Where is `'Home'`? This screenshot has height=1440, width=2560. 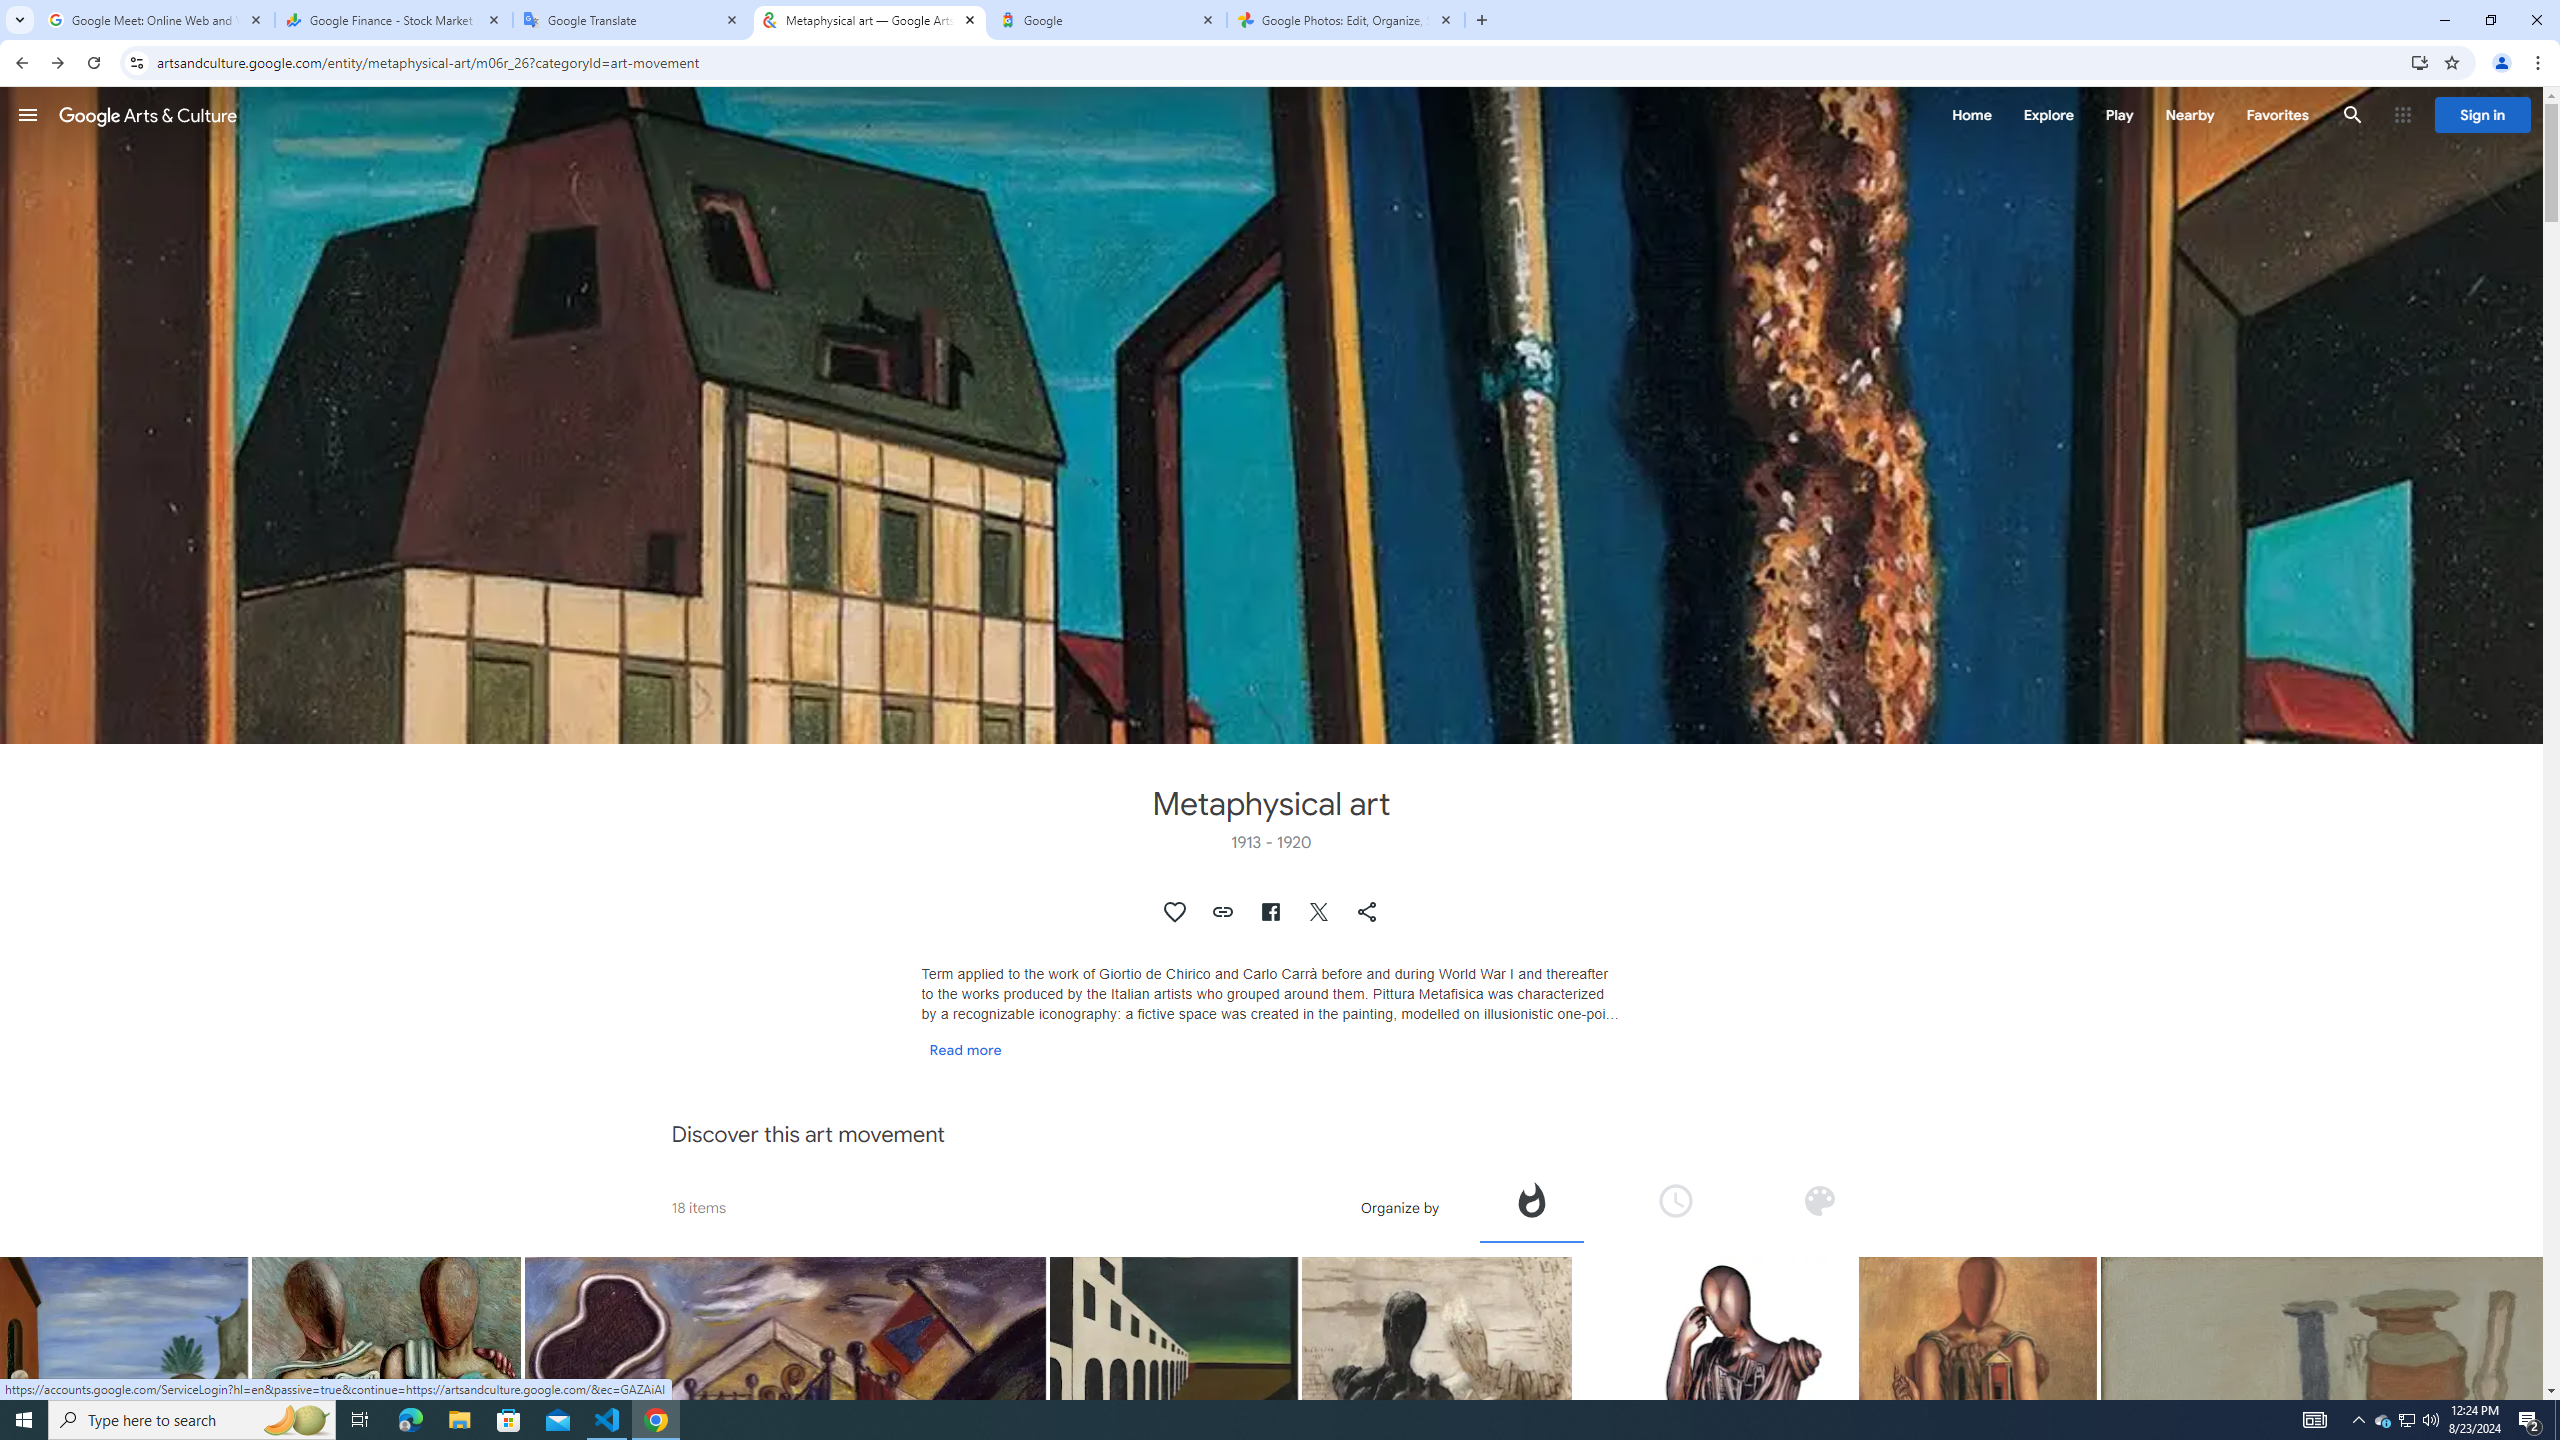
'Home' is located at coordinates (1970, 114).